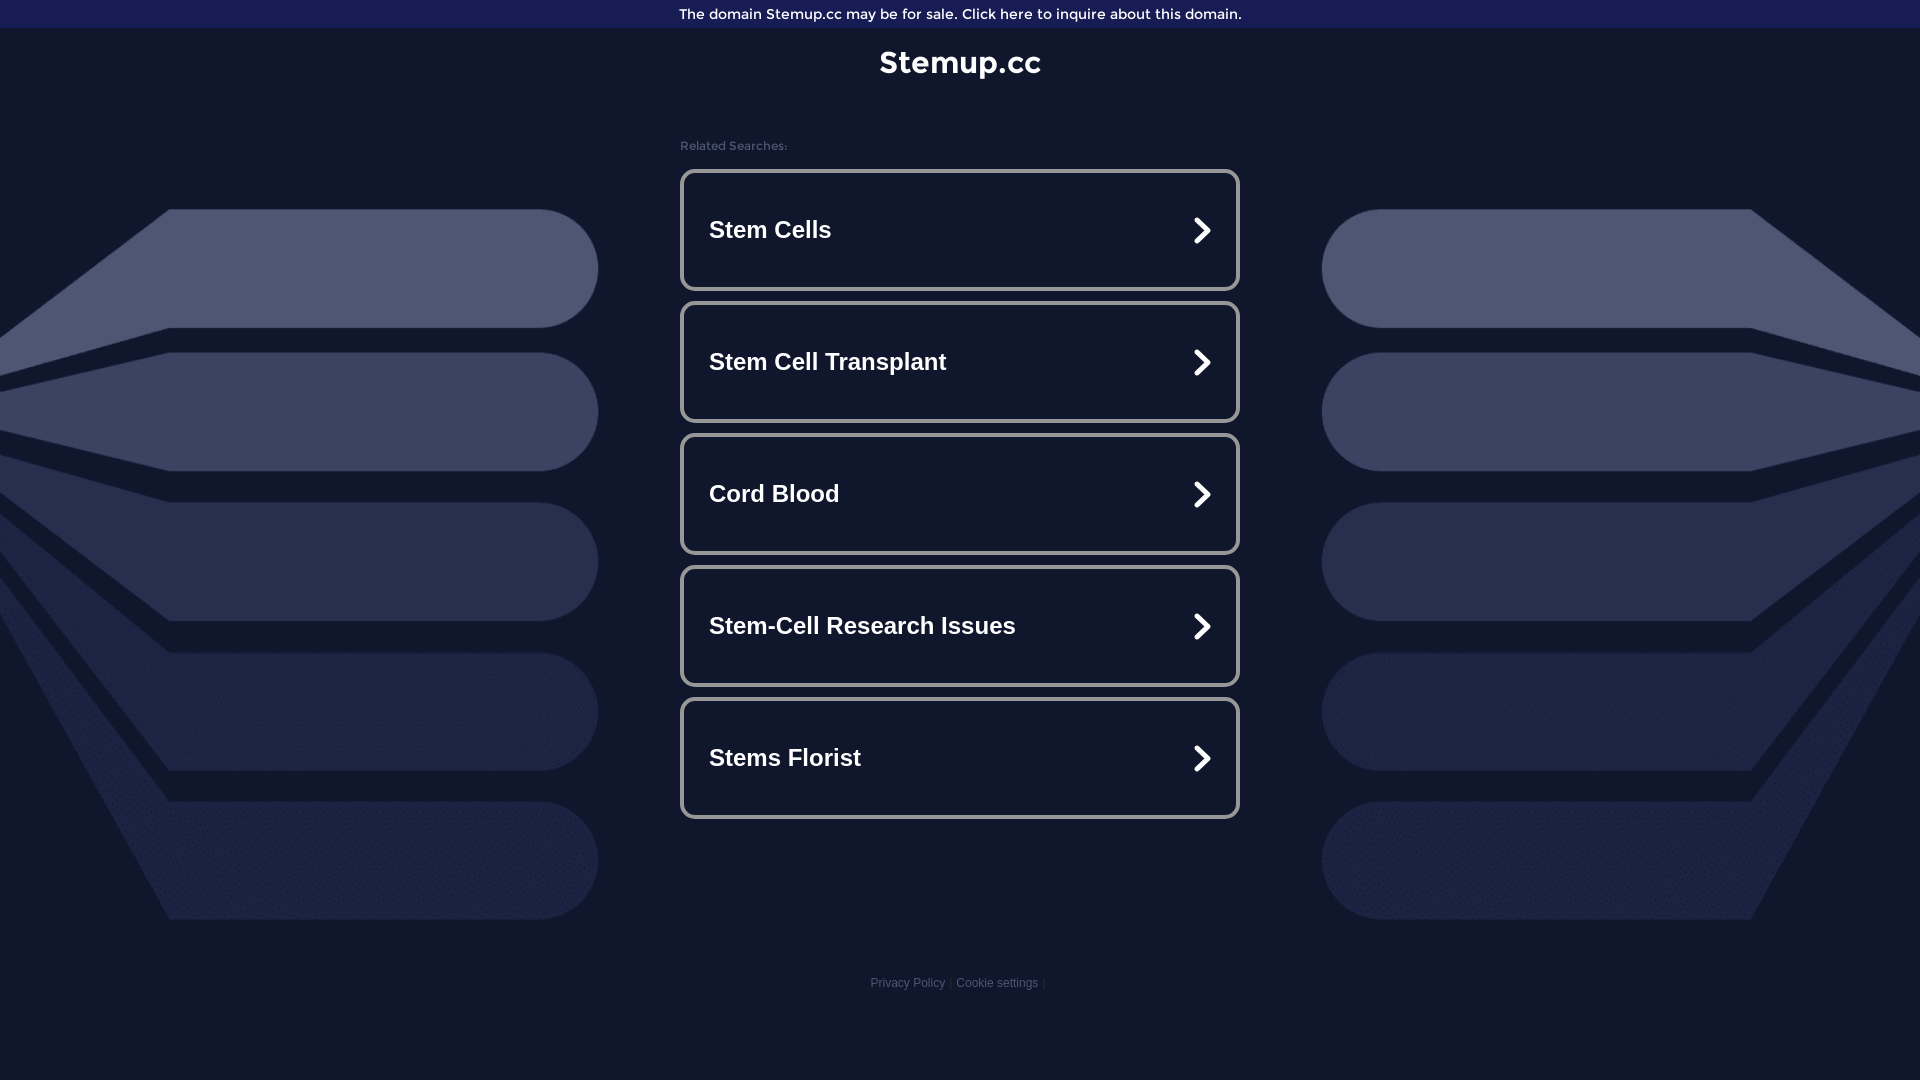 This screenshot has height=1080, width=1920. Describe the element at coordinates (997, 982) in the screenshot. I see `'Cookie settings'` at that location.